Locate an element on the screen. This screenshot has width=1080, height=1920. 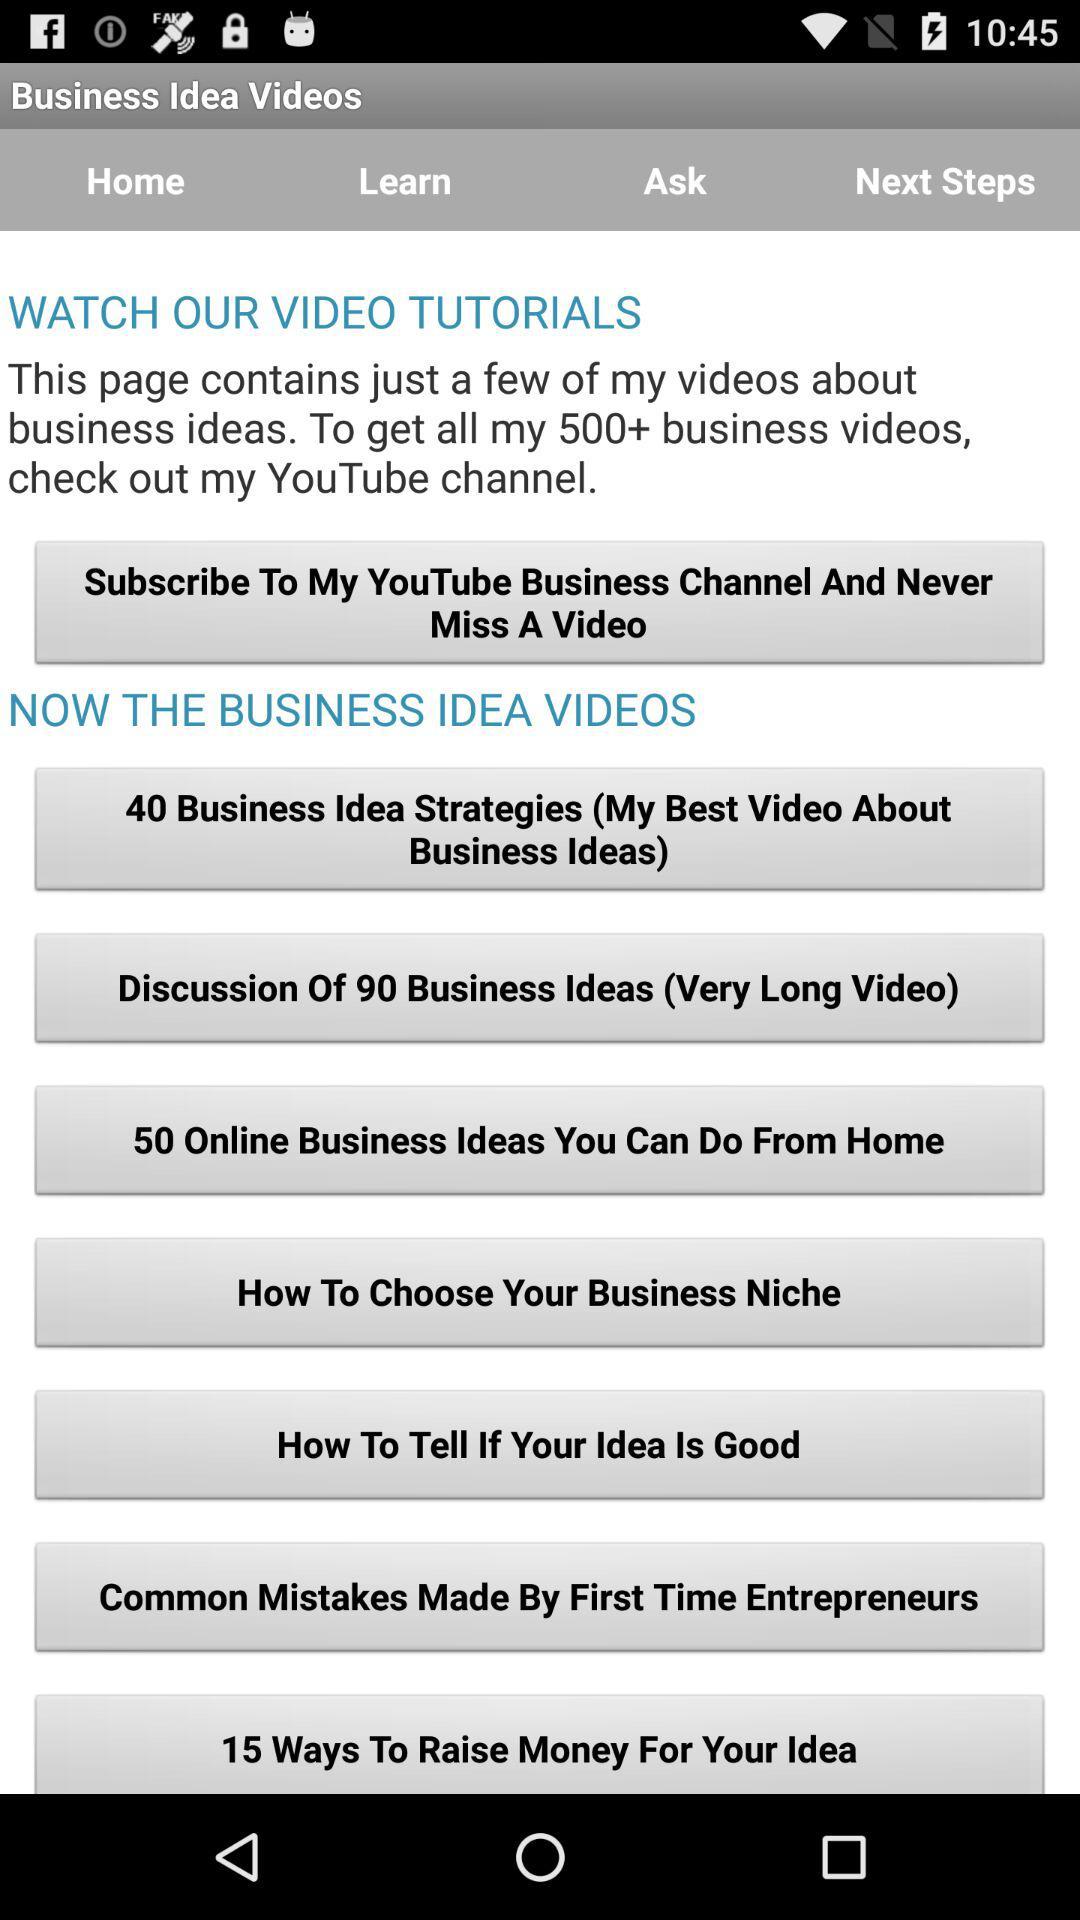
the 50 online business item is located at coordinates (540, 1146).